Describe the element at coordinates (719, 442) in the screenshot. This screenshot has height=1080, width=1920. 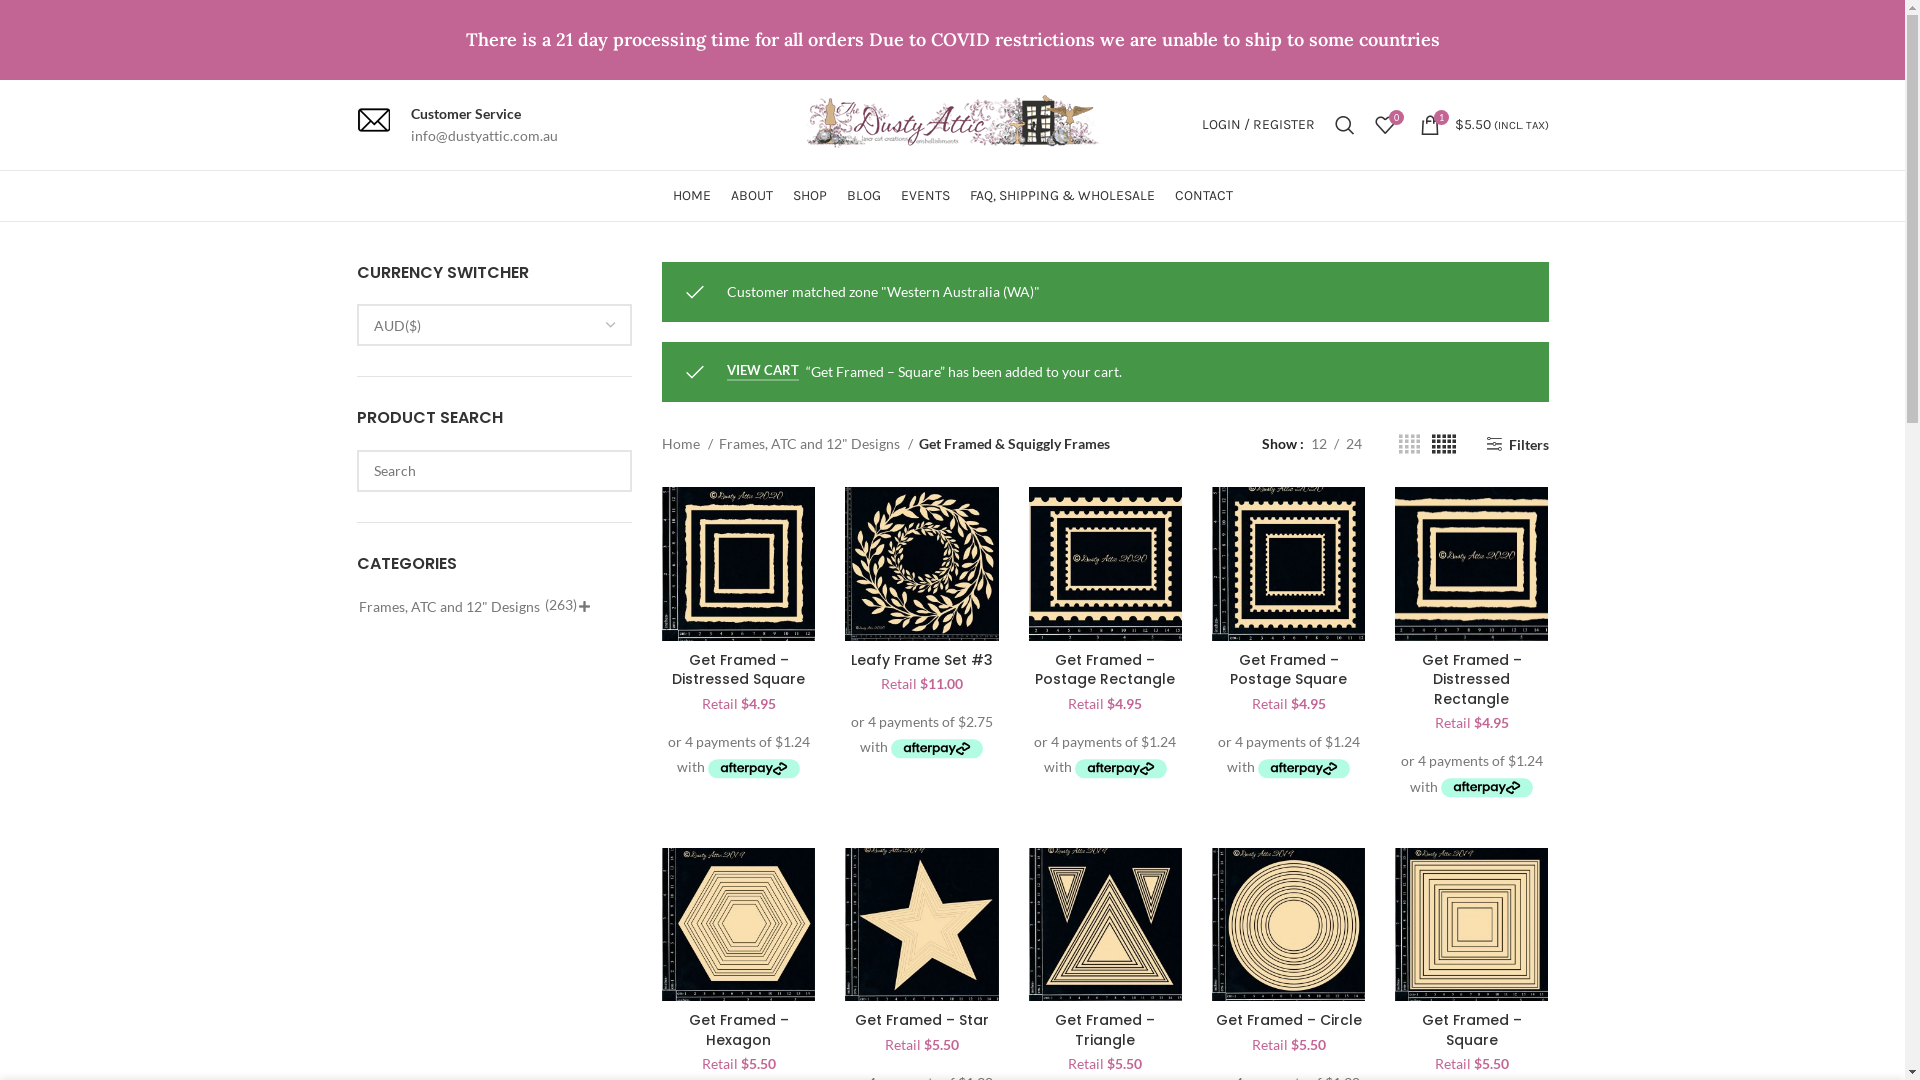
I see `'Frames, ATC and 12" Designs'` at that location.